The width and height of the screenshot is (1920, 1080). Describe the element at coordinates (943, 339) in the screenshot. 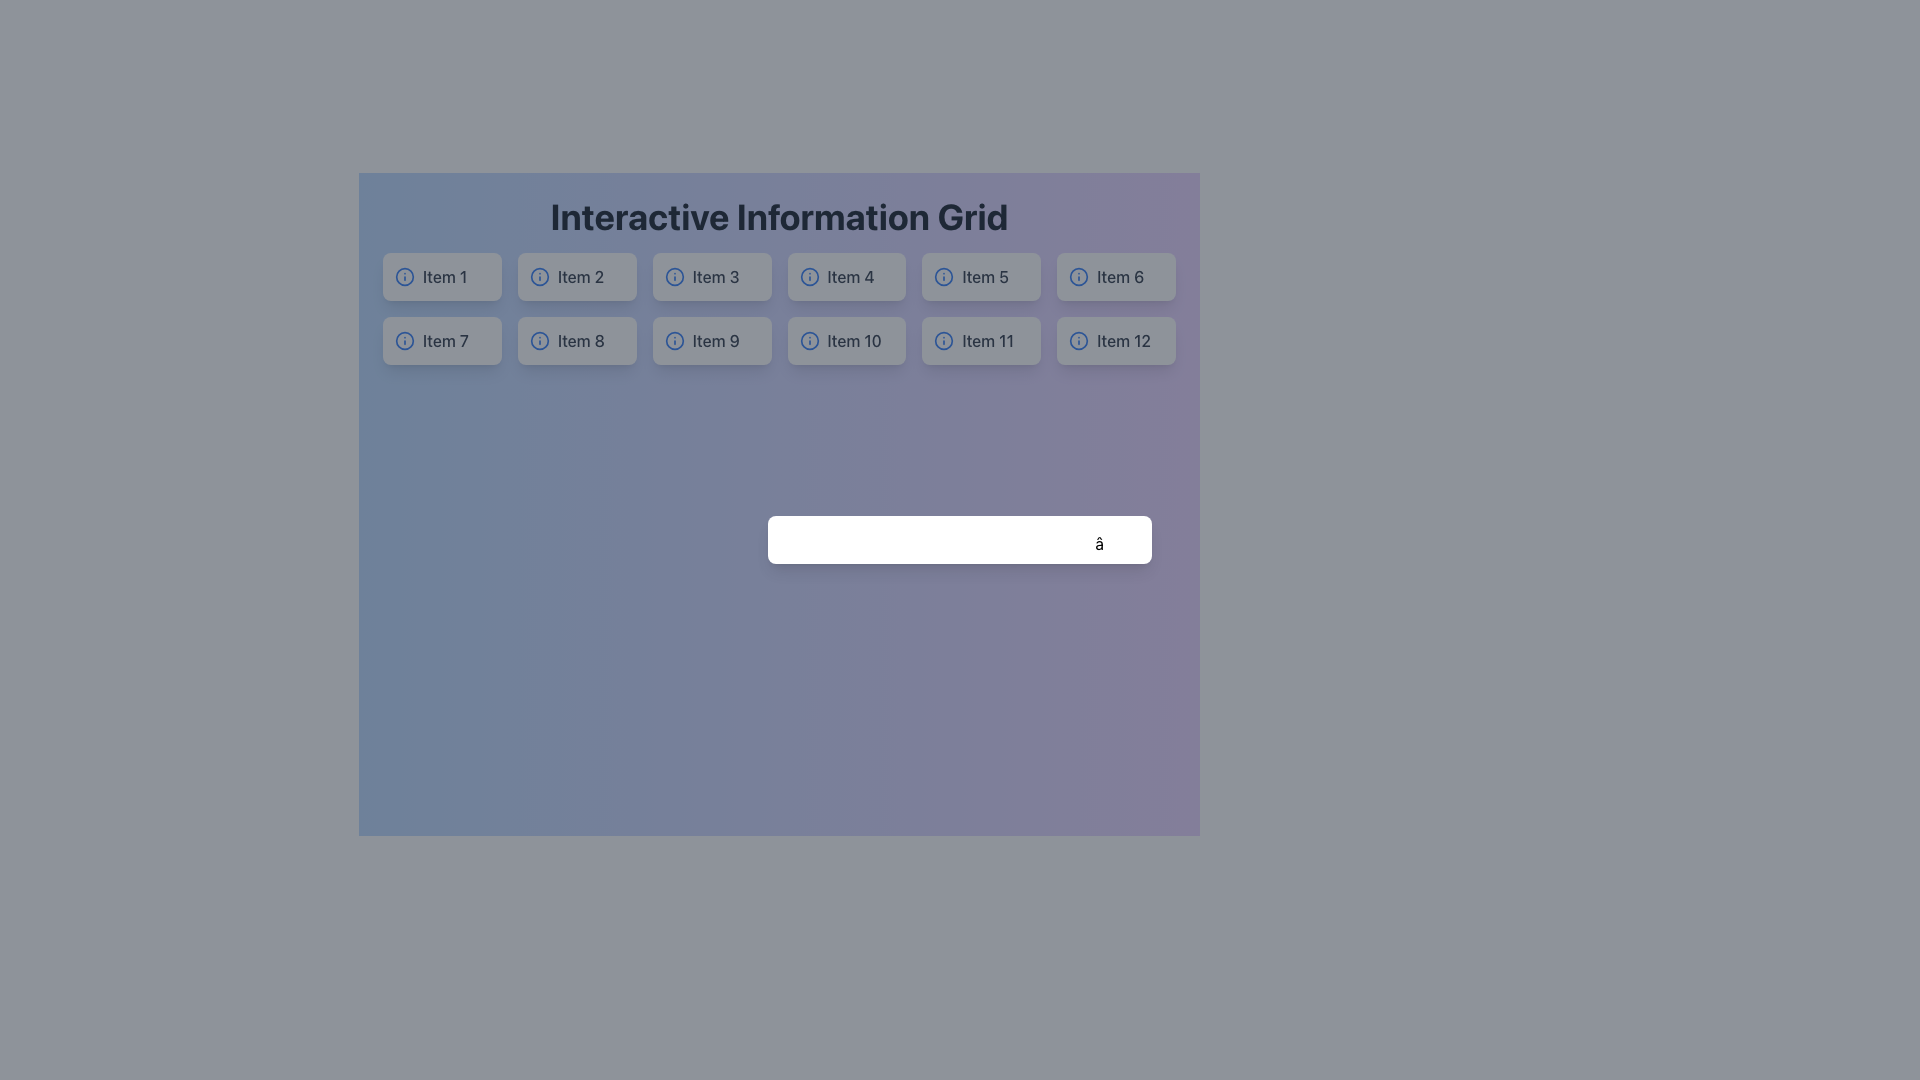

I see `the informational icon located to the left of the textual label 'Item 11'` at that location.